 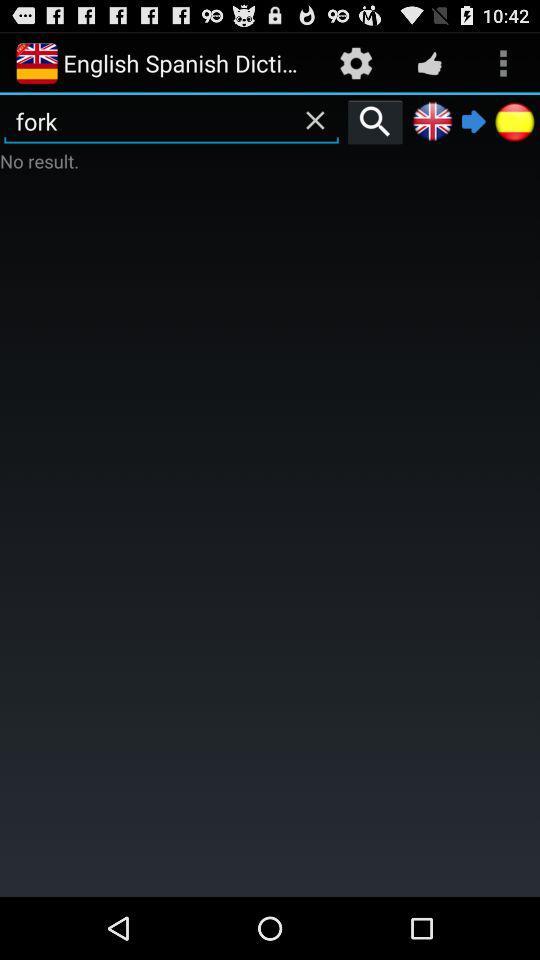 I want to click on item to the right of the fork icon, so click(x=375, y=120).